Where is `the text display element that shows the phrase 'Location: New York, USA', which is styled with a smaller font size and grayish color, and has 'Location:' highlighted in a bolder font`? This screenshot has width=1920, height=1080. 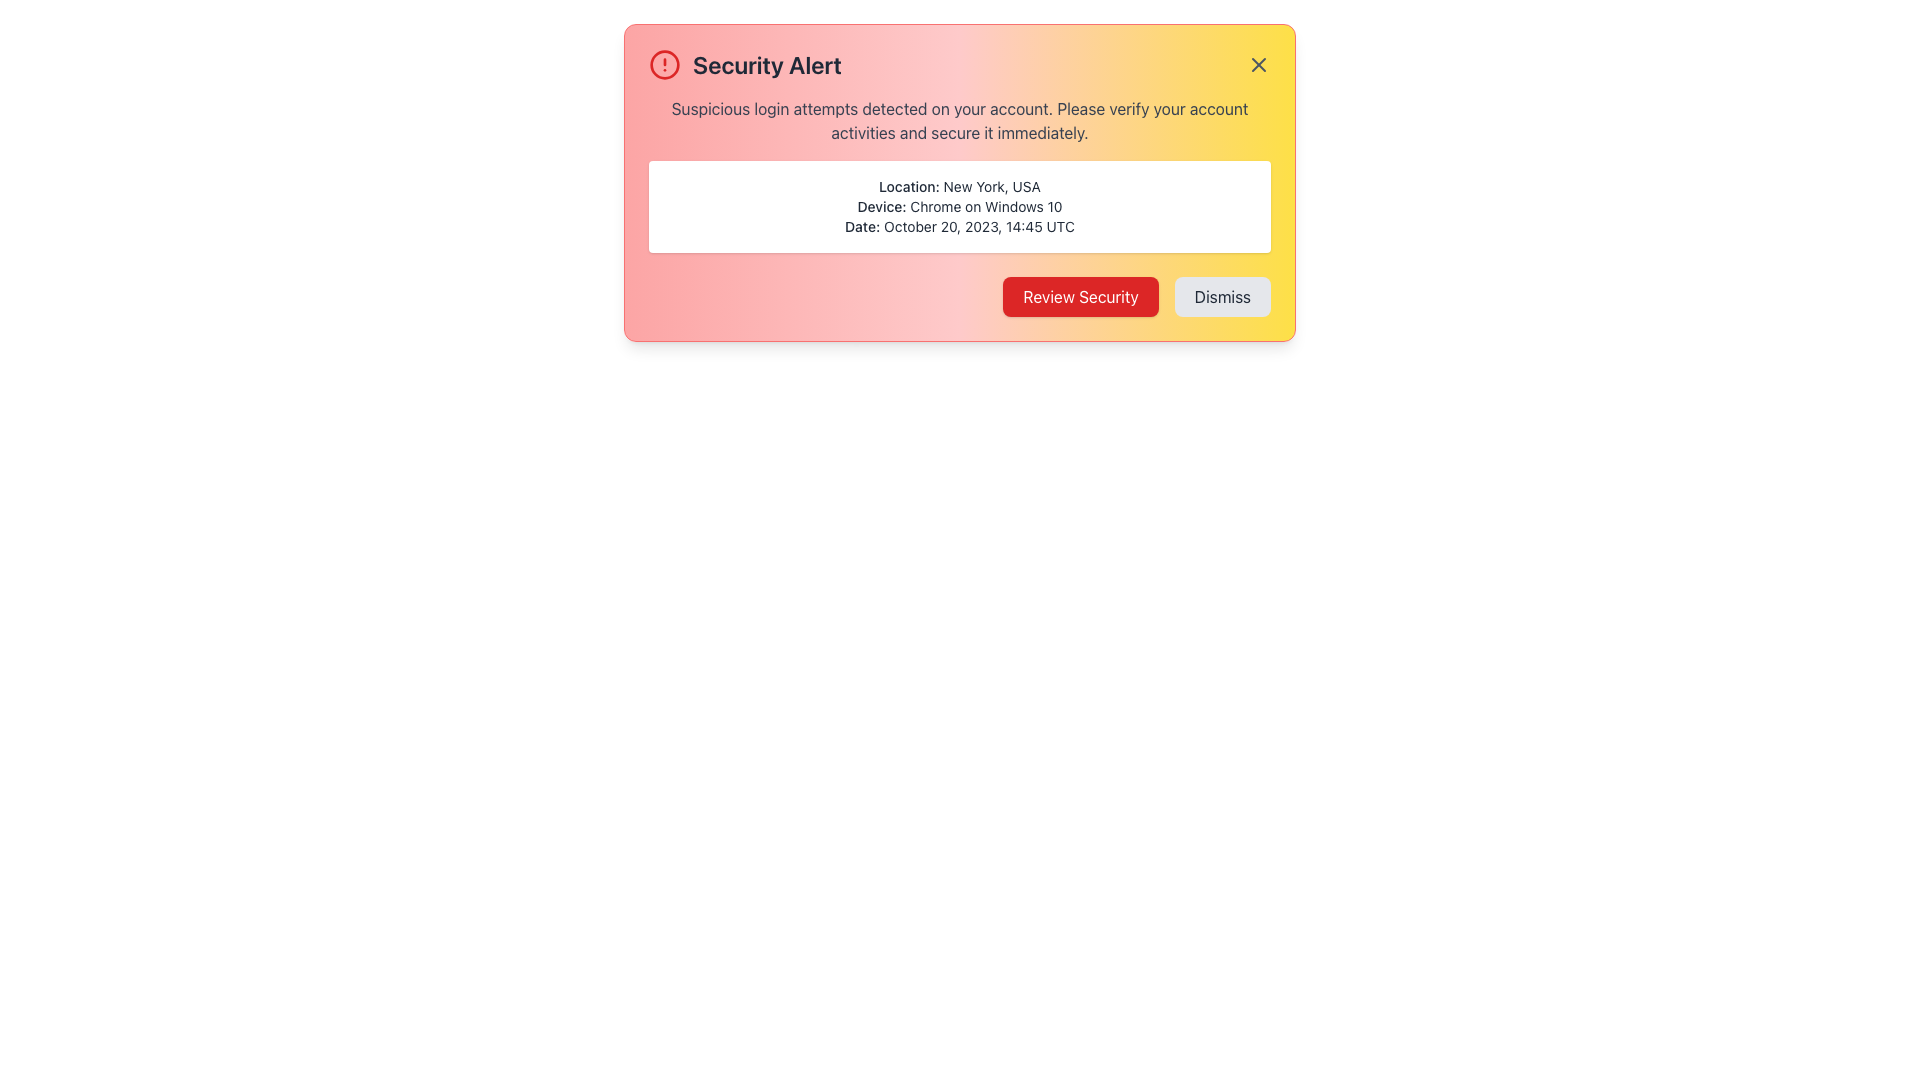
the text display element that shows the phrase 'Location: New York, USA', which is styled with a smaller font size and grayish color, and has 'Location:' highlighted in a bolder font is located at coordinates (960, 186).